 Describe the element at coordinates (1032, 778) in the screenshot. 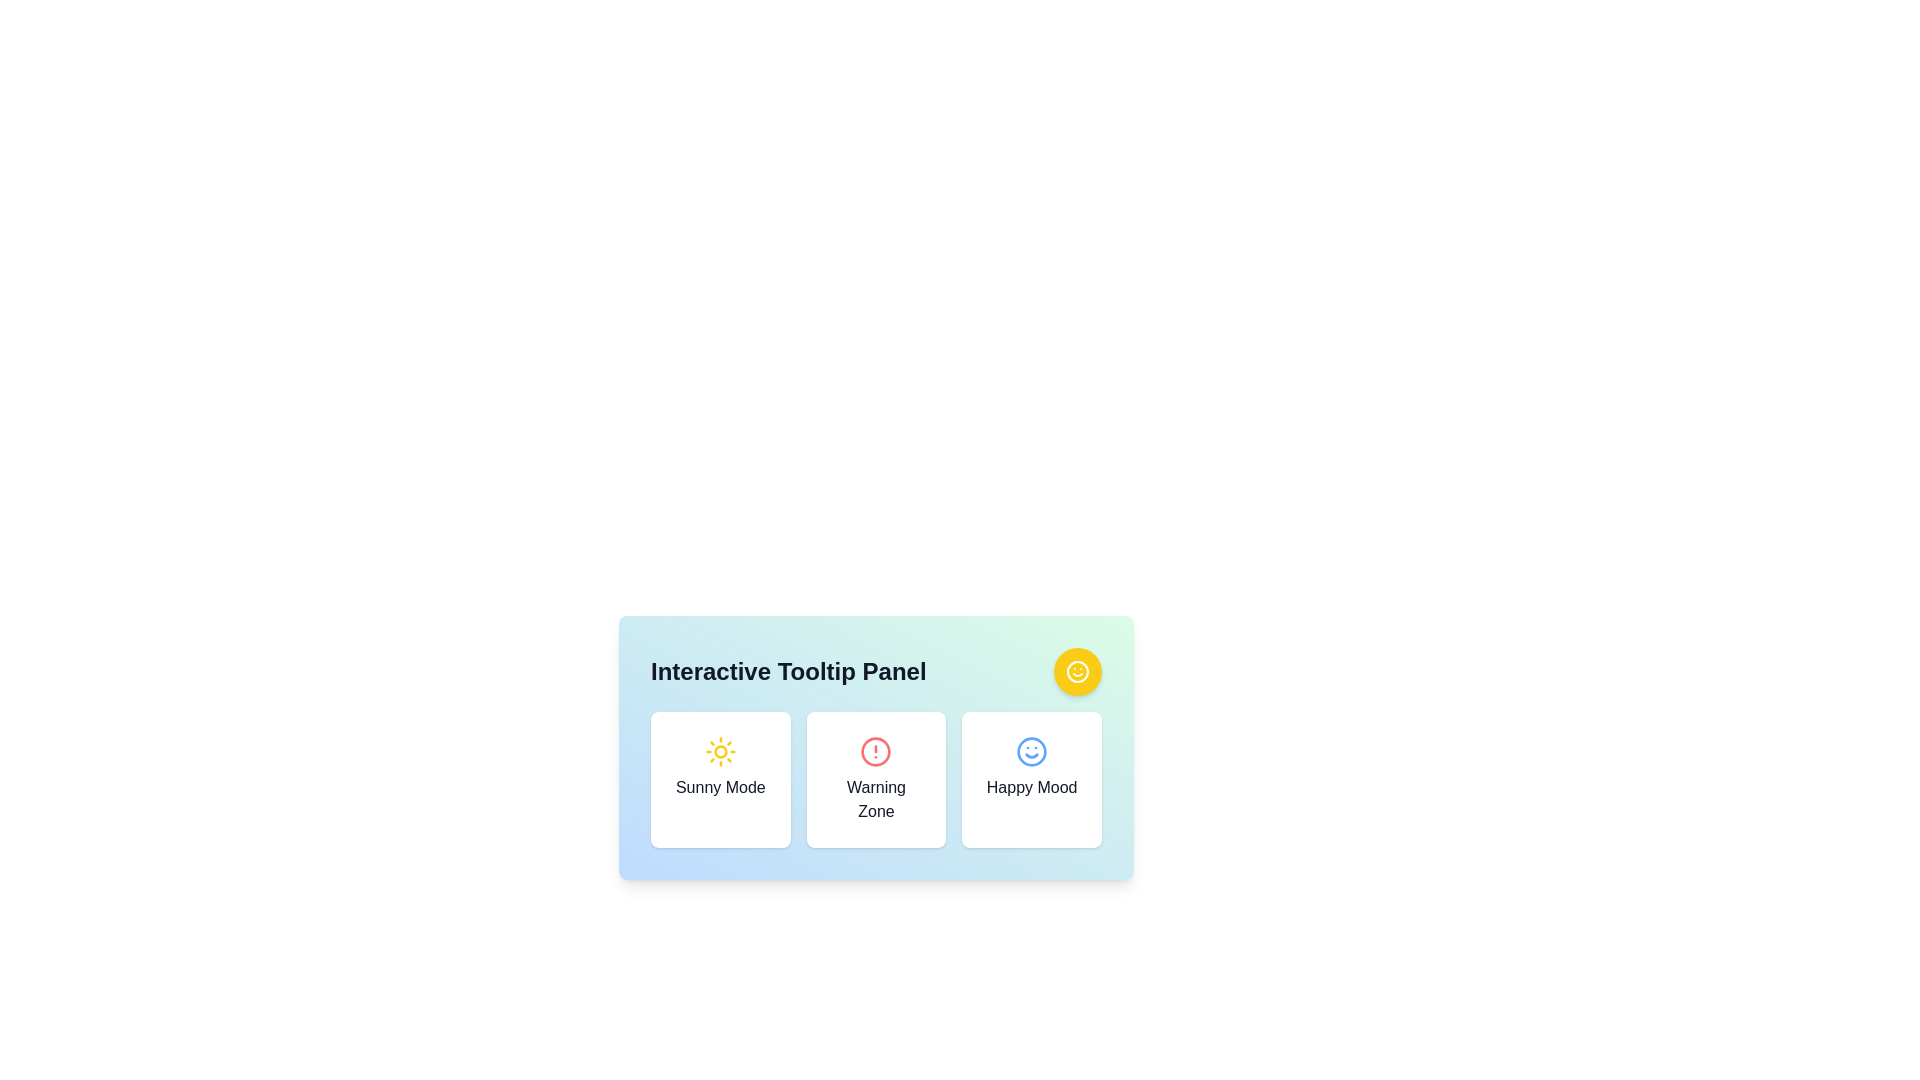

I see `the 'Happy Mood' state card, which is the last card in a horizontal arrangement of three cards, serving as a mood indicator` at that location.